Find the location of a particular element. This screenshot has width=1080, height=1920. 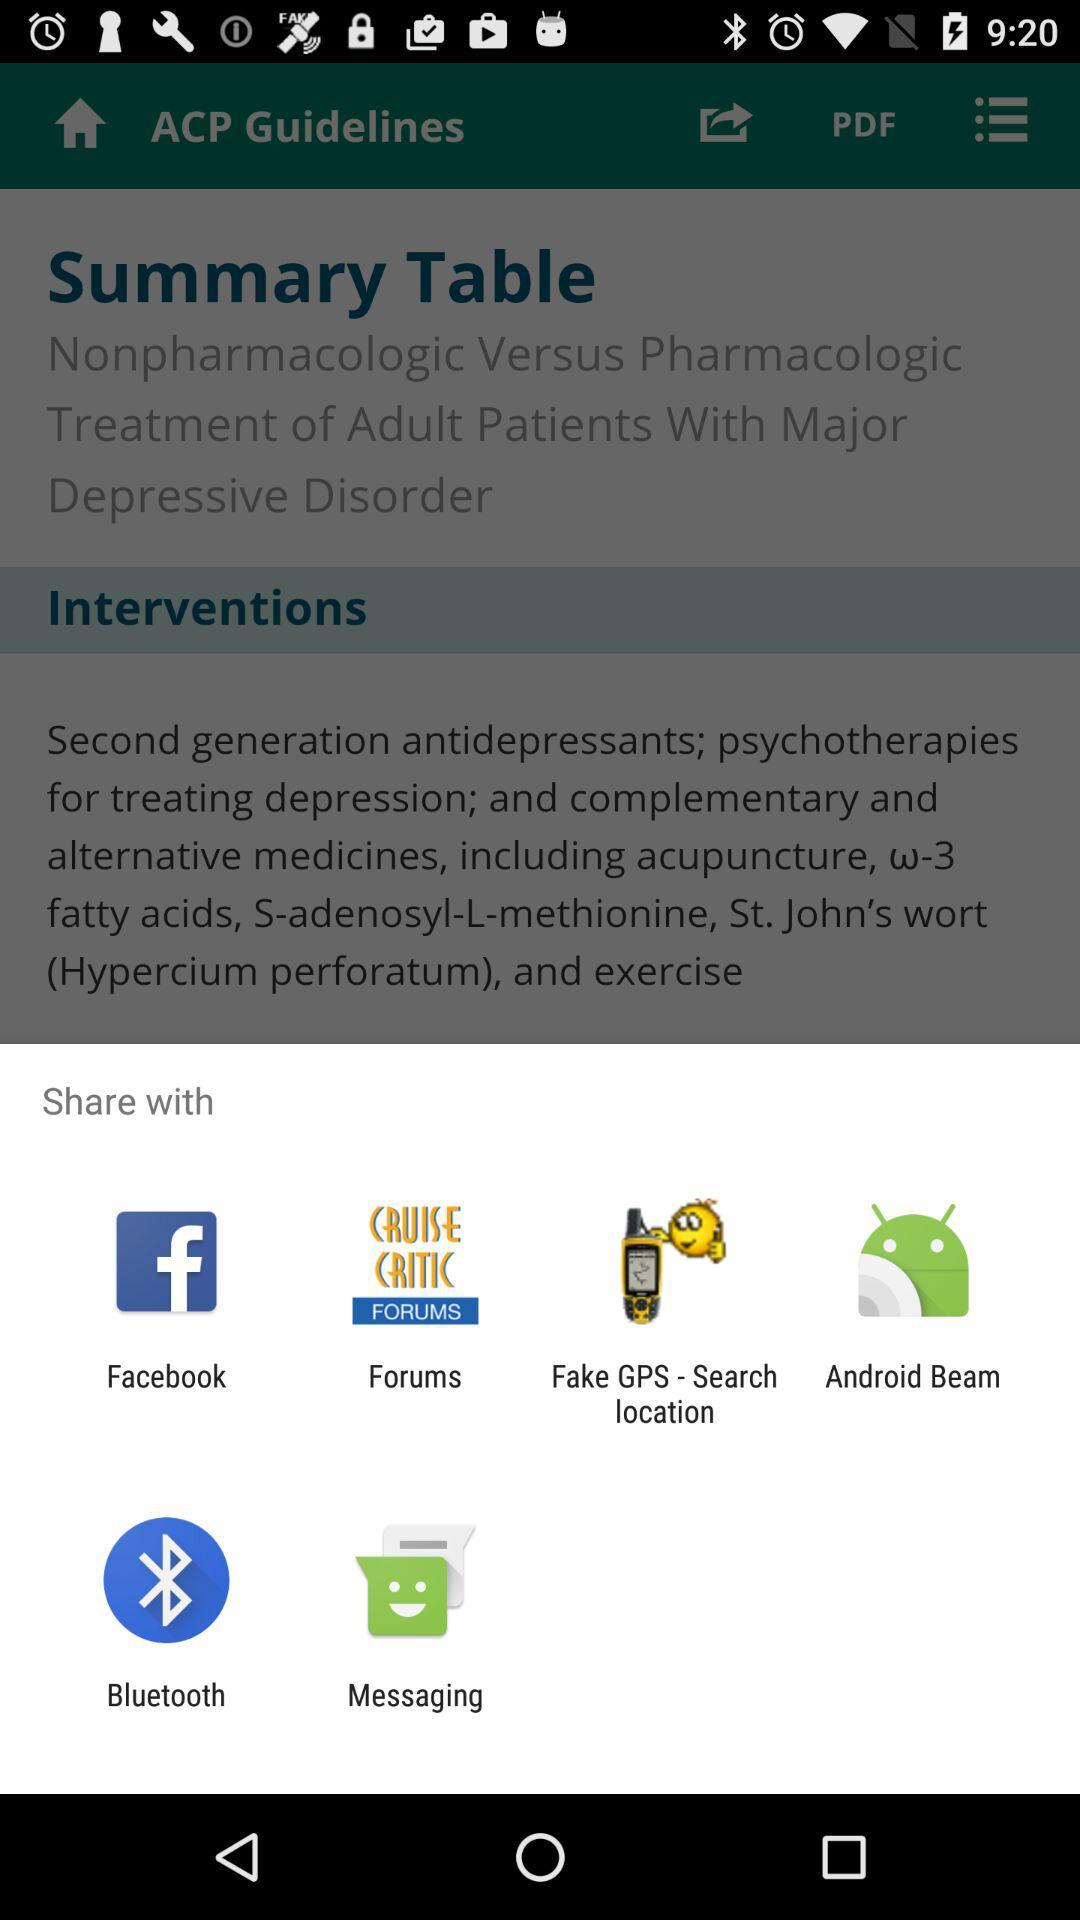

the icon to the left of fake gps search item is located at coordinates (414, 1392).